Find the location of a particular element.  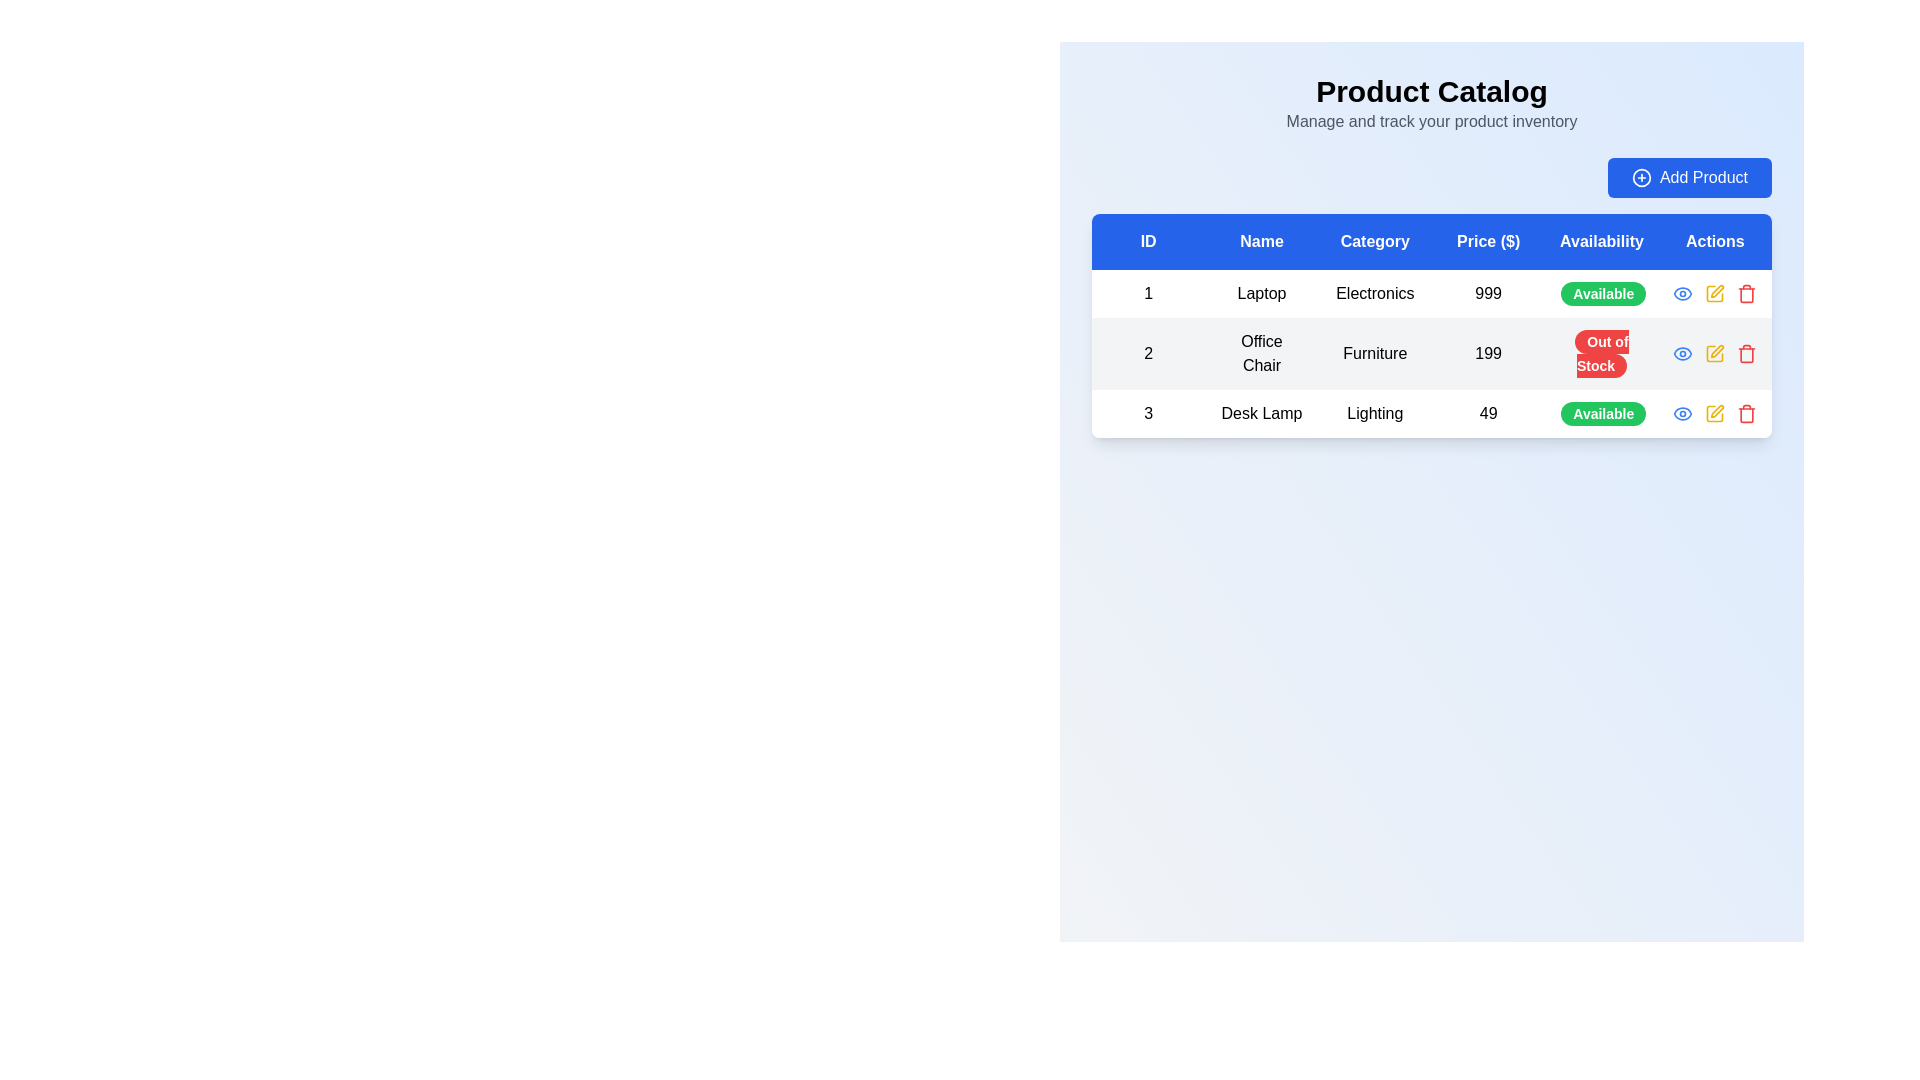

the yellow pencil icon in the Actions column, which is the second element in a group of three action icons is located at coordinates (1714, 353).